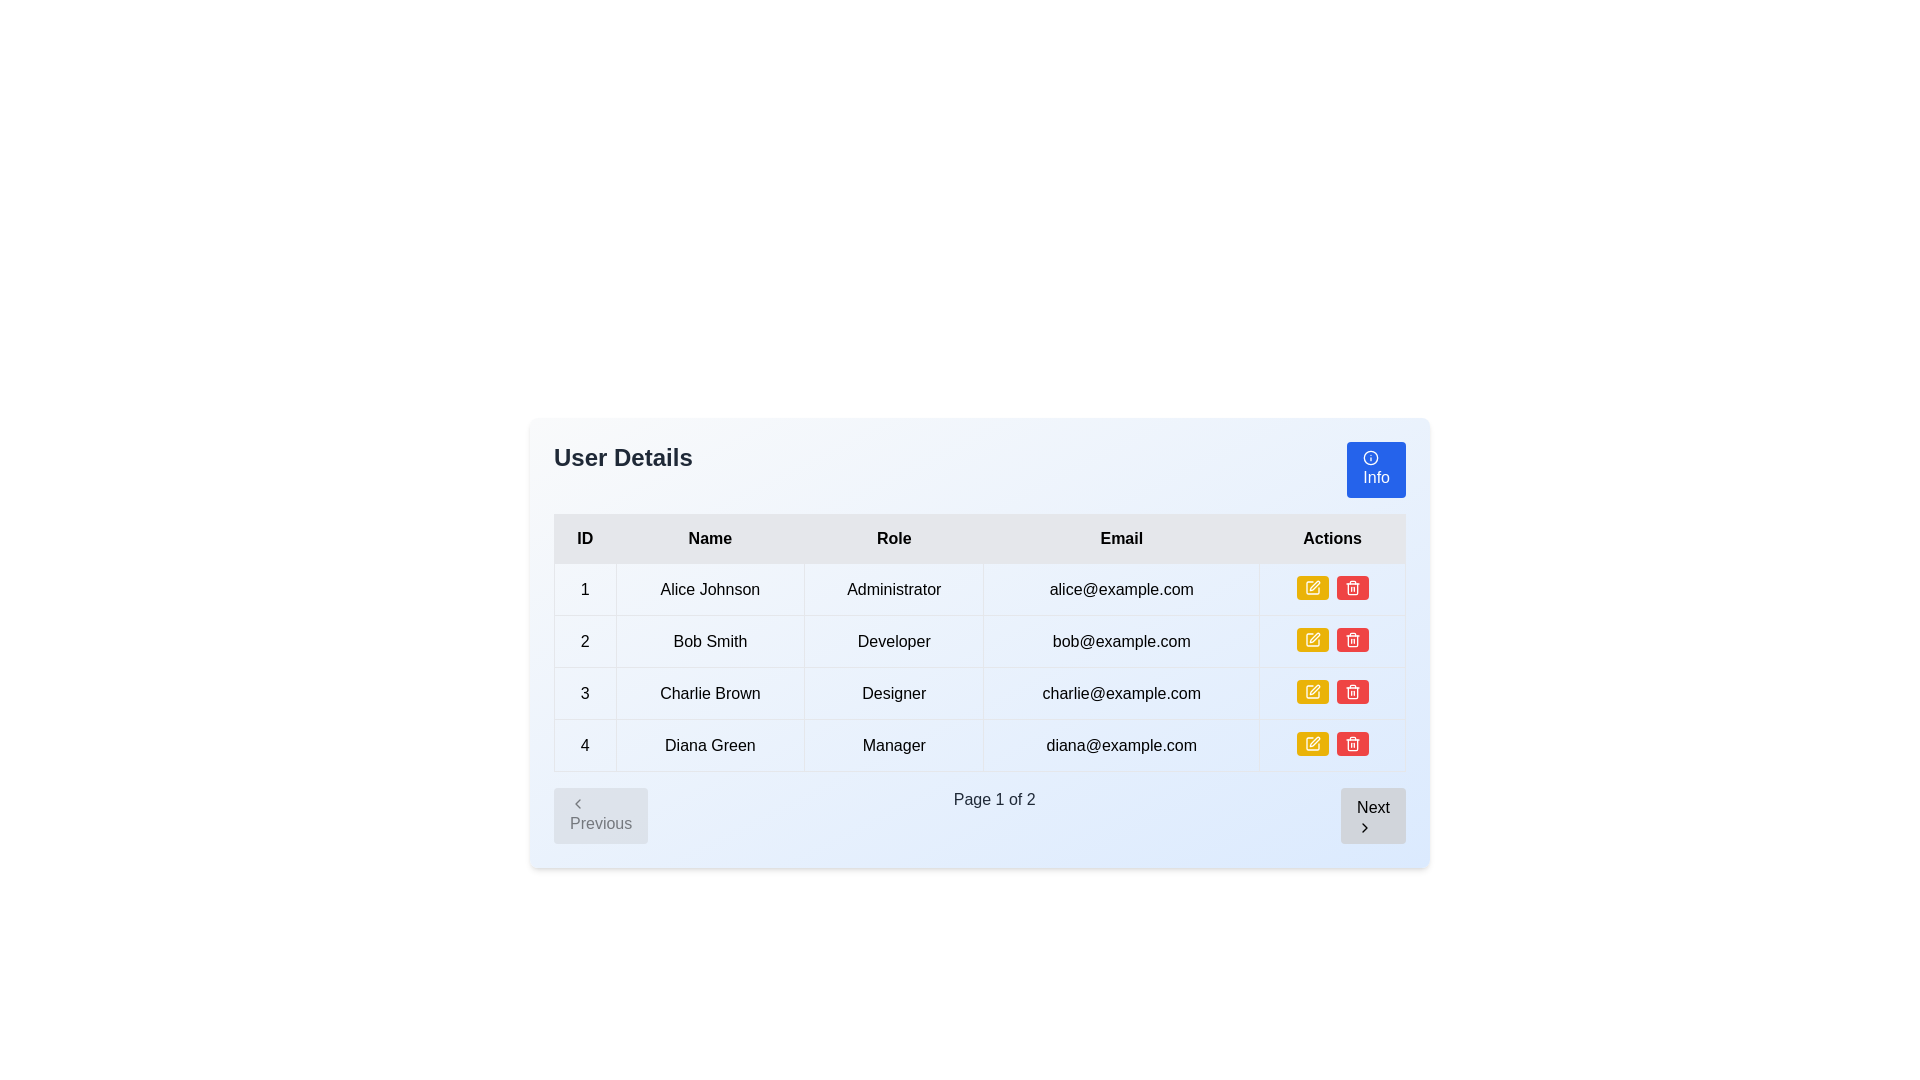  Describe the element at coordinates (1312, 640) in the screenshot. I see `the edit button icon in the 'Actions' column for 'Alice Johnson'` at that location.